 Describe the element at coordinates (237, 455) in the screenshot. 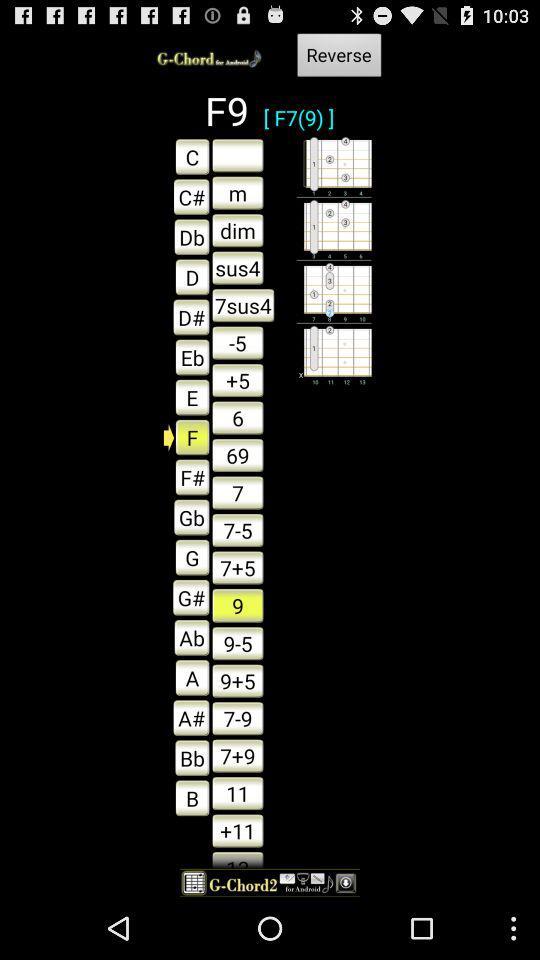

I see `the item above the 7 item` at that location.